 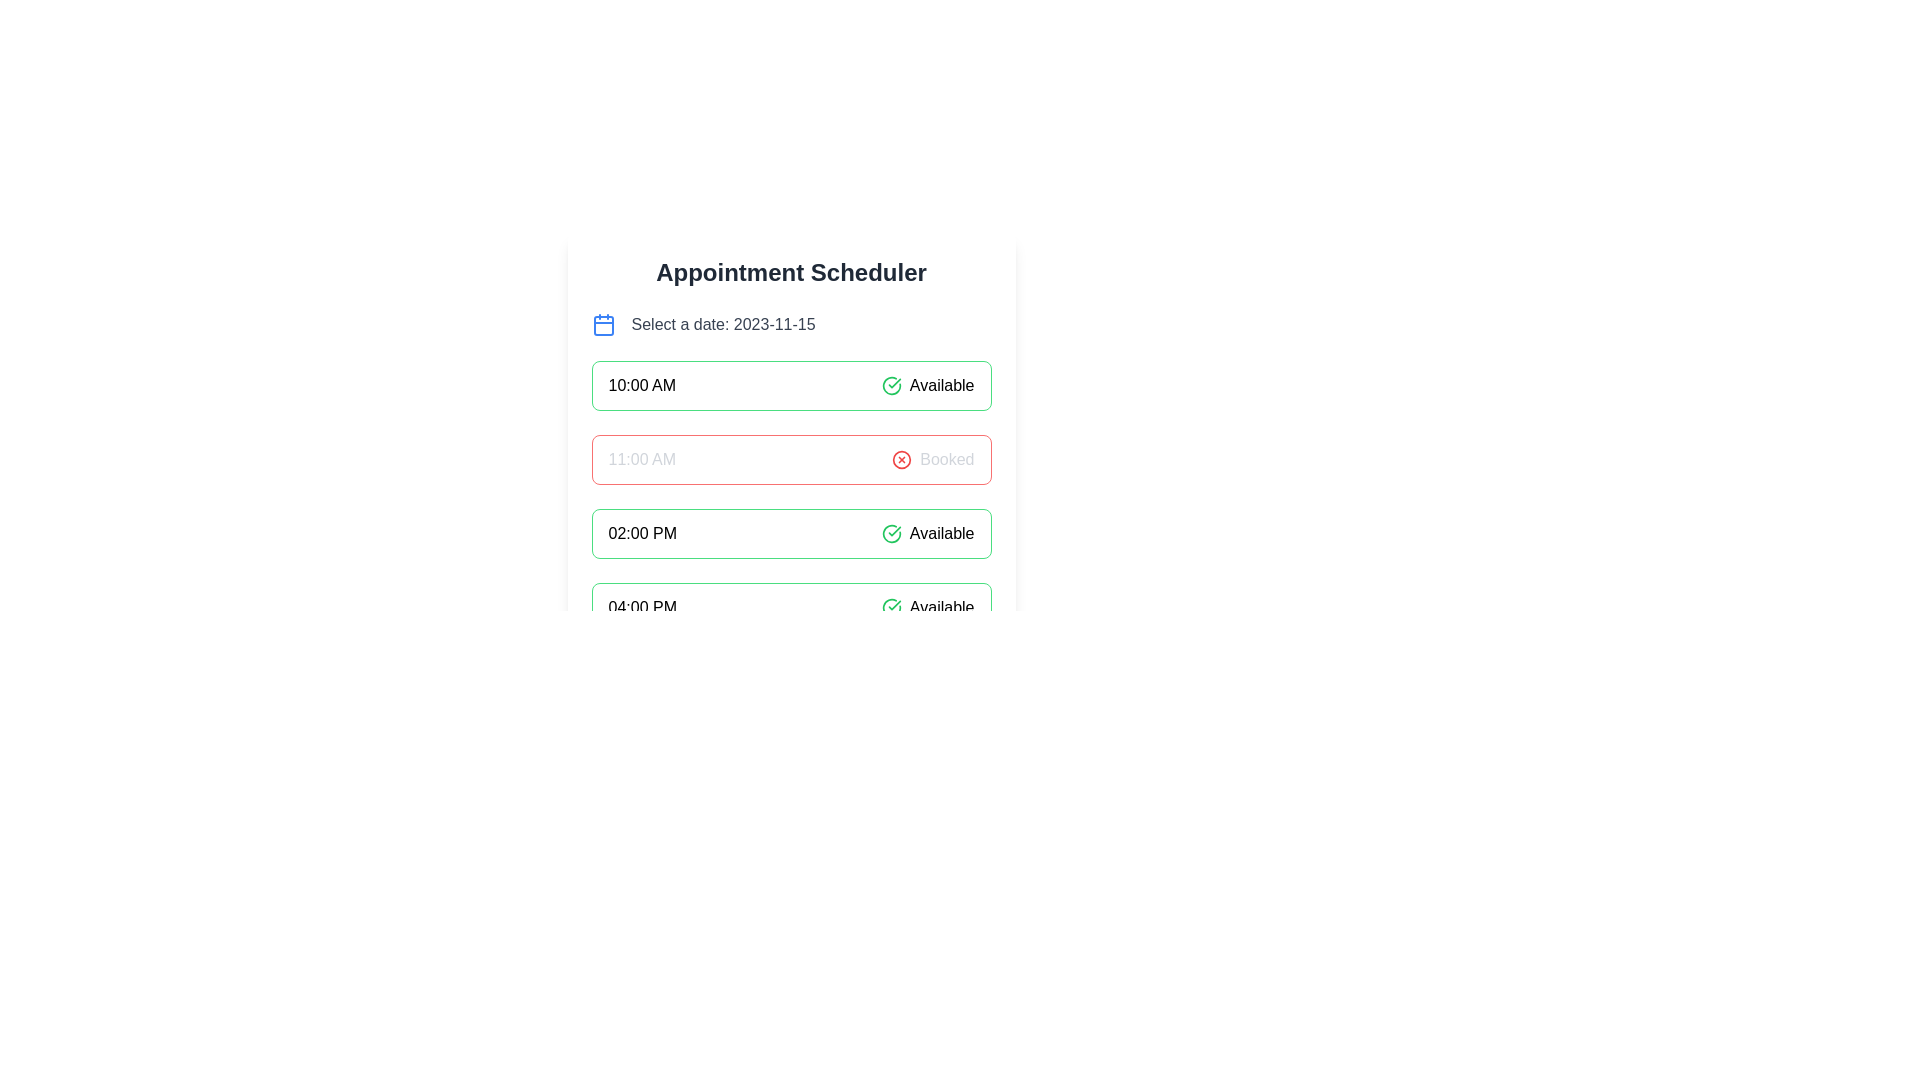 What do you see at coordinates (790, 443) in the screenshot?
I see `the time slot marked '11:00 AM Booked' in the Appointment Scheduler` at bounding box center [790, 443].